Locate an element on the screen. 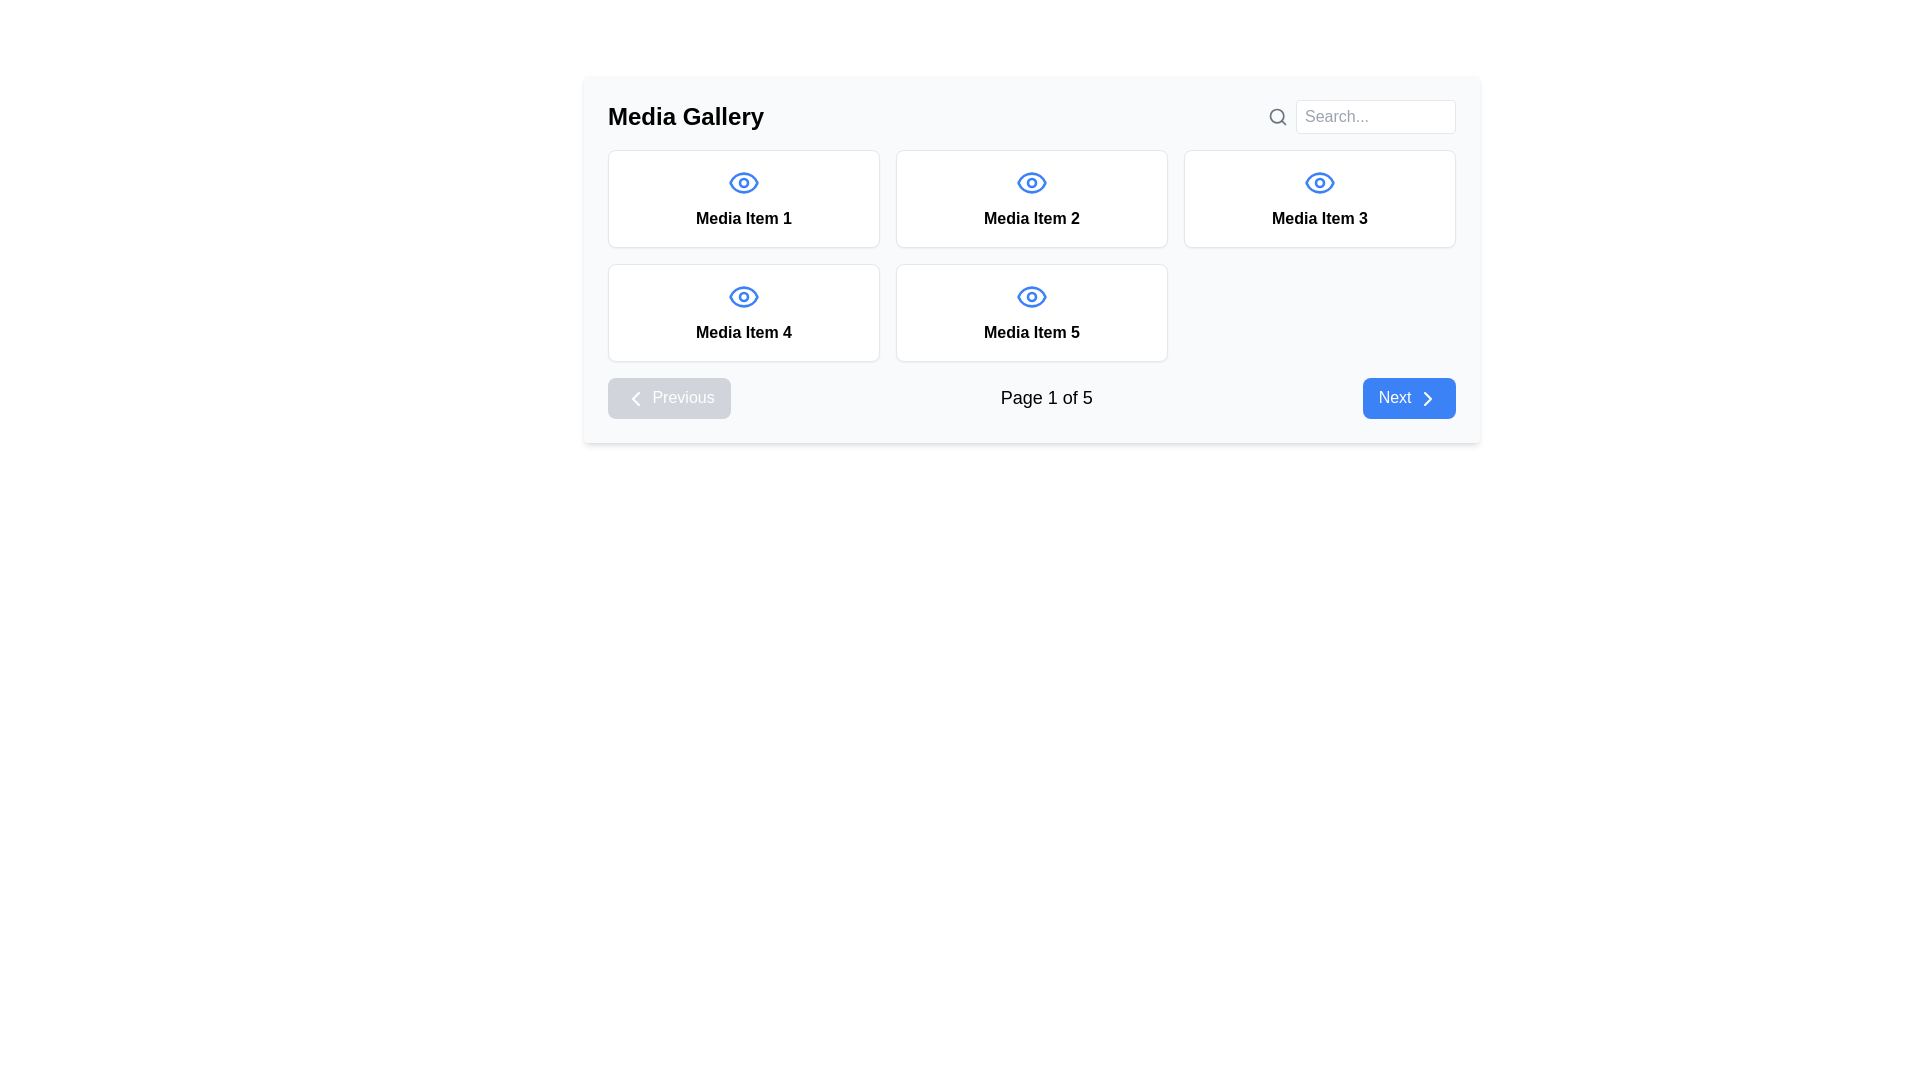  the static text label displaying 'Media Item 1' which is located in the top-left corner of a white bordered card with rounded corners is located at coordinates (743, 219).